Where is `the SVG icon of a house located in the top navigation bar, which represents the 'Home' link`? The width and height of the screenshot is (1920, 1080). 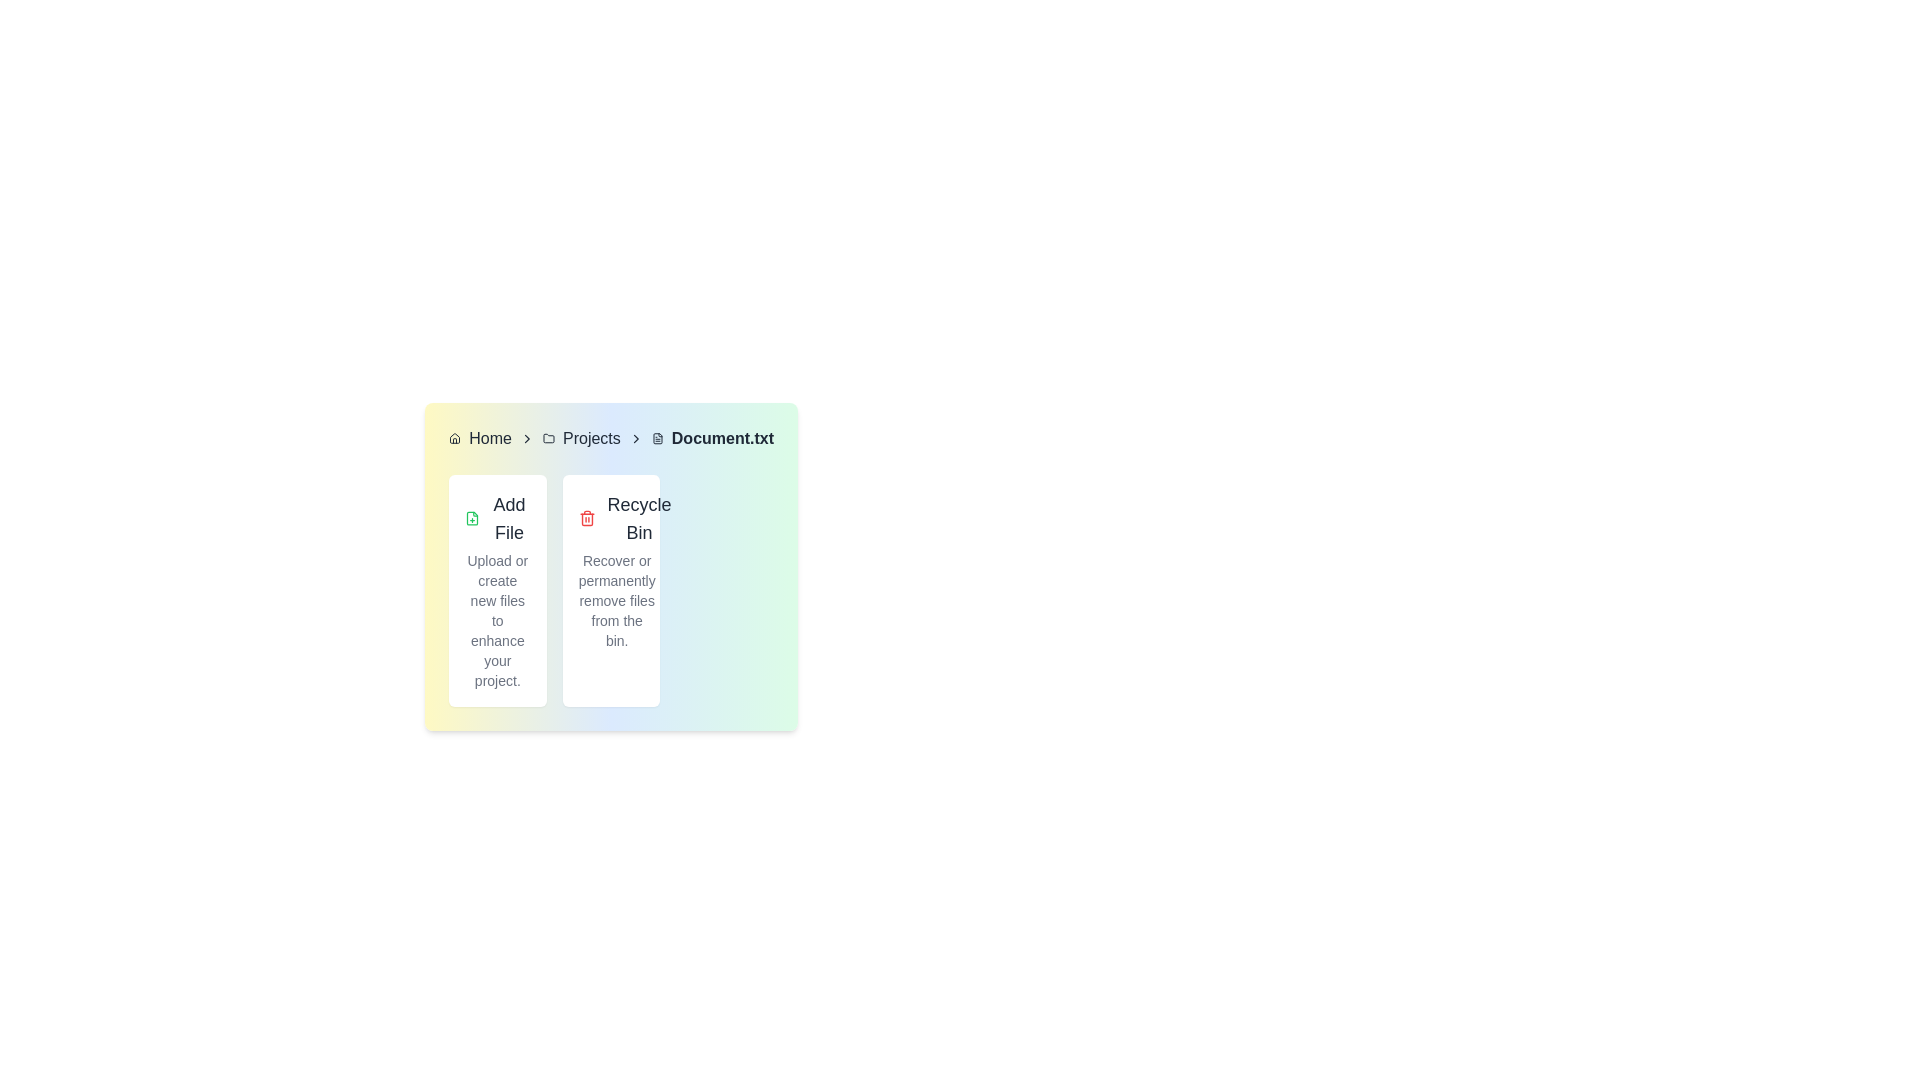
the SVG icon of a house located in the top navigation bar, which represents the 'Home' link is located at coordinates (454, 437).